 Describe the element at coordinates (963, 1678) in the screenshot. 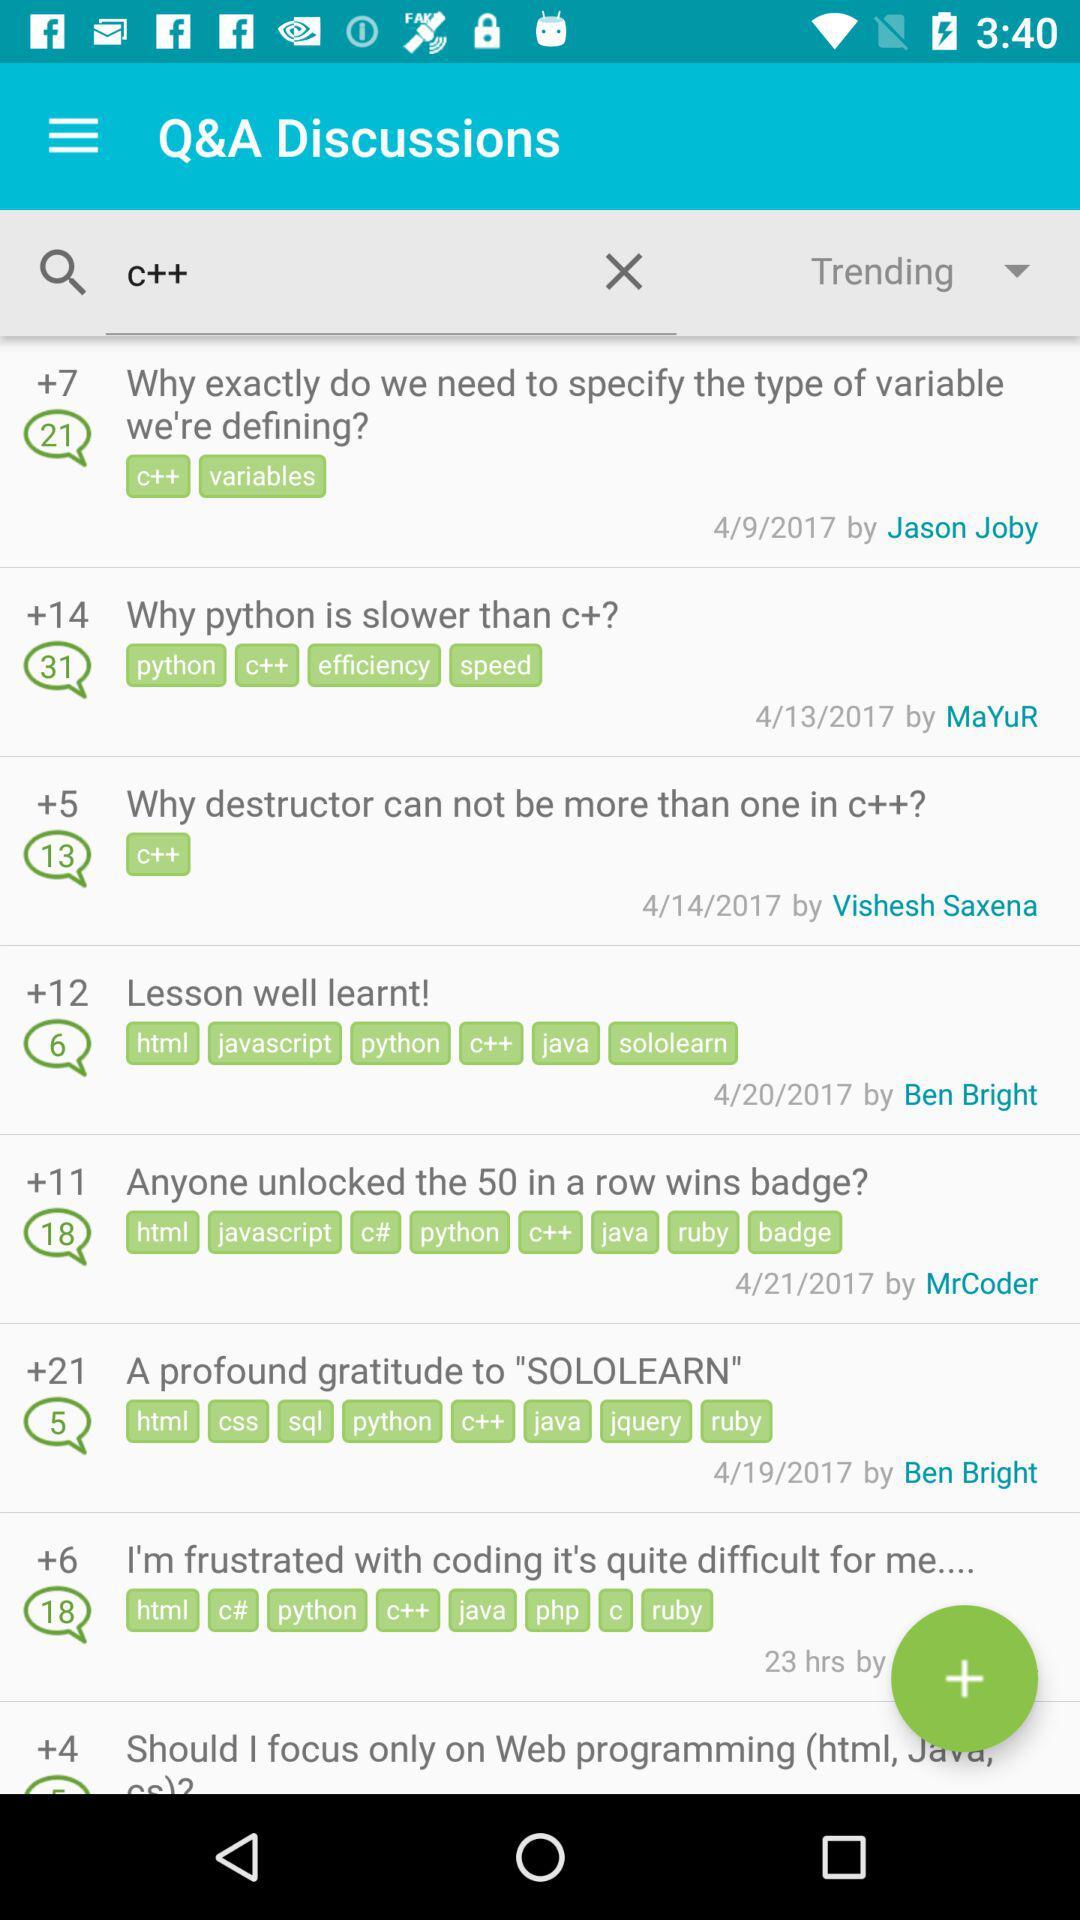

I see `the add icon` at that location.